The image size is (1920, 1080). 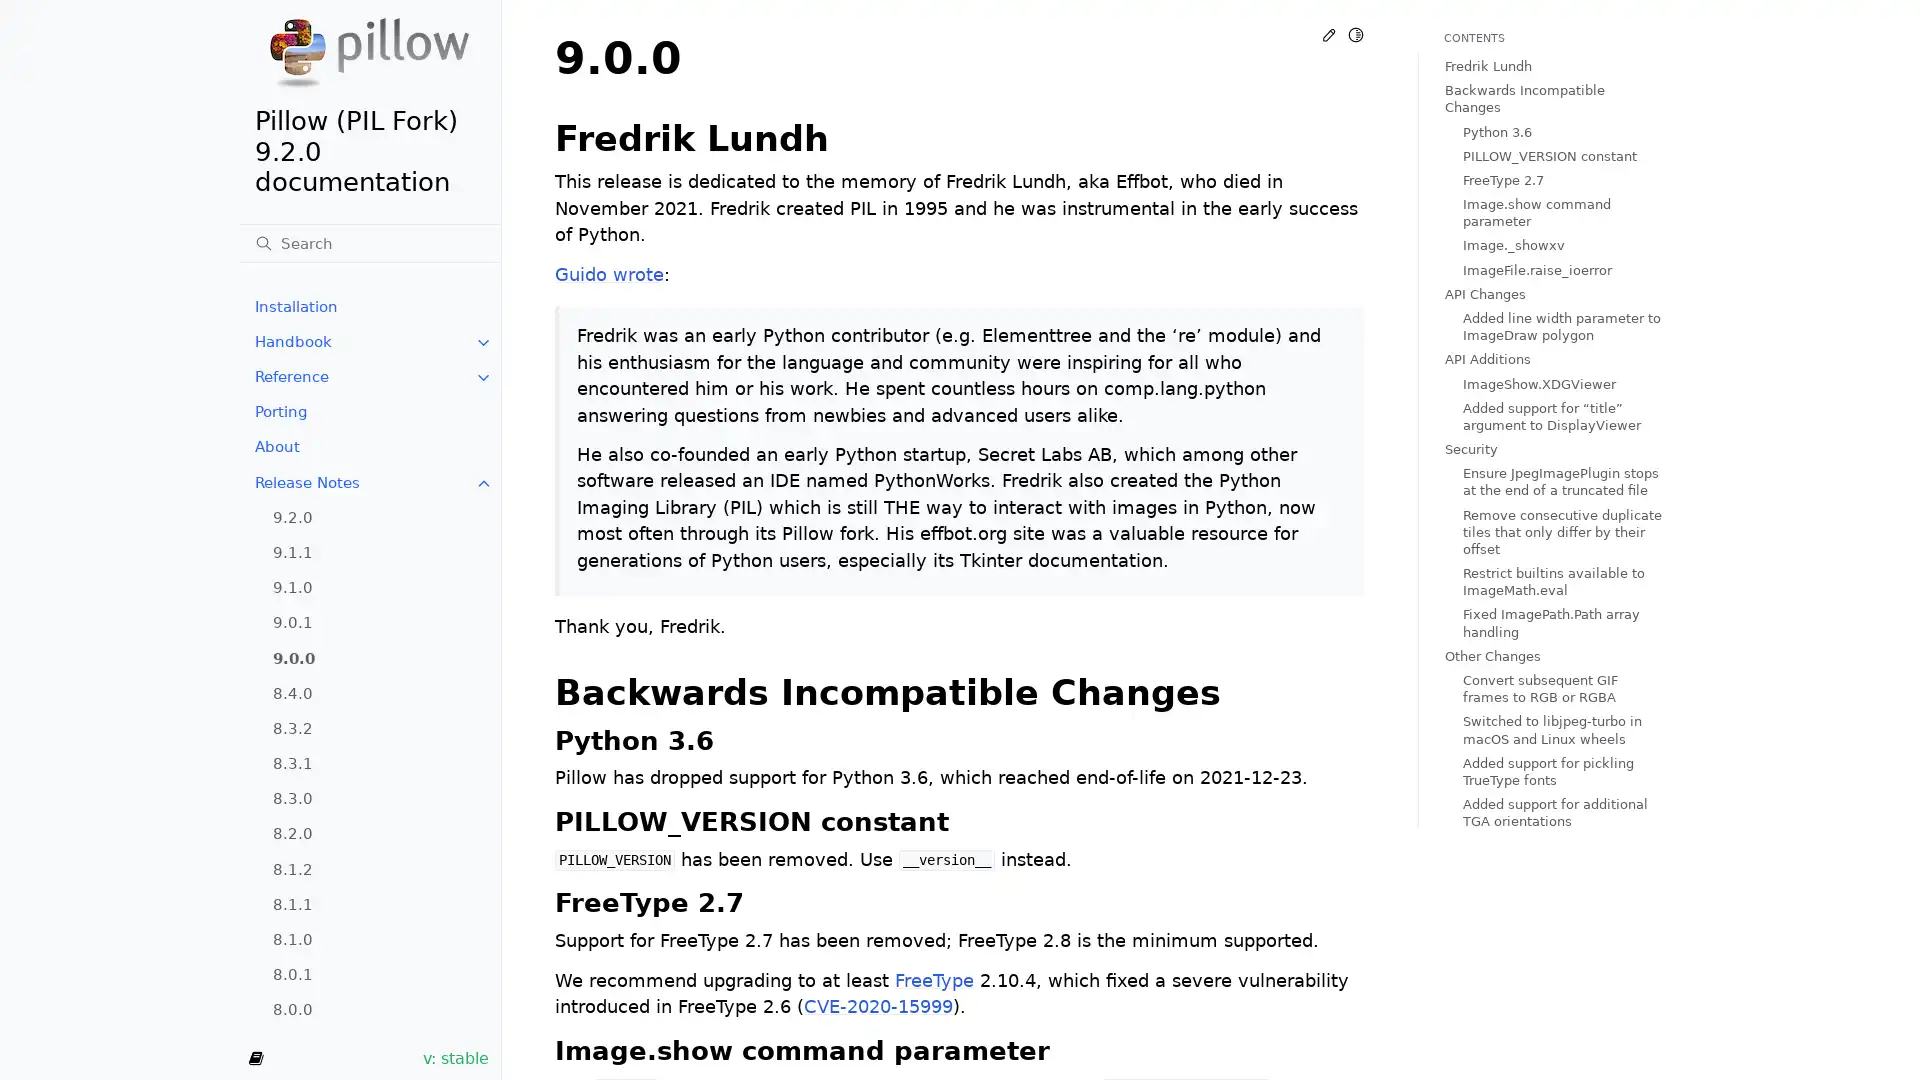 What do you see at coordinates (1355, 34) in the screenshot?
I see `Toggle Light / Dark / Auto color theme` at bounding box center [1355, 34].